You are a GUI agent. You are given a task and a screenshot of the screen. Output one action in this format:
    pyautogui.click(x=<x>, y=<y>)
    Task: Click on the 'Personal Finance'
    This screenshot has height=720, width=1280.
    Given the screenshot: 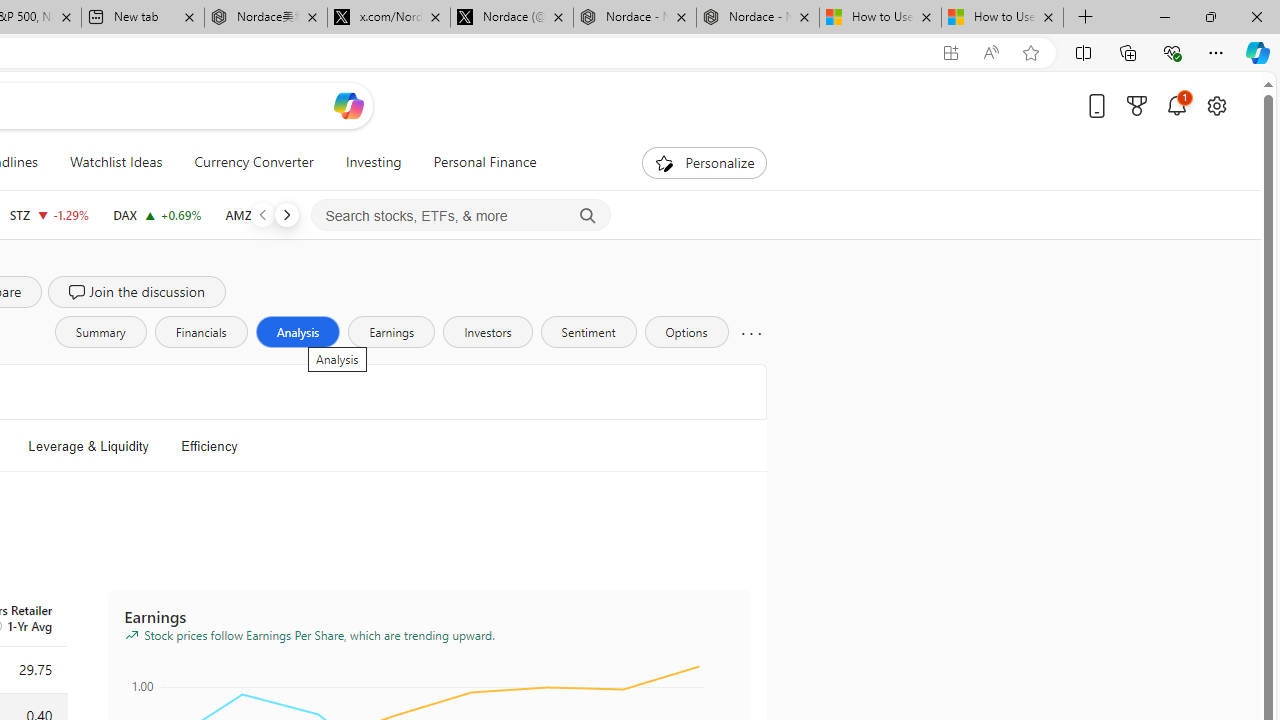 What is the action you would take?
    pyautogui.click(x=485, y=162)
    